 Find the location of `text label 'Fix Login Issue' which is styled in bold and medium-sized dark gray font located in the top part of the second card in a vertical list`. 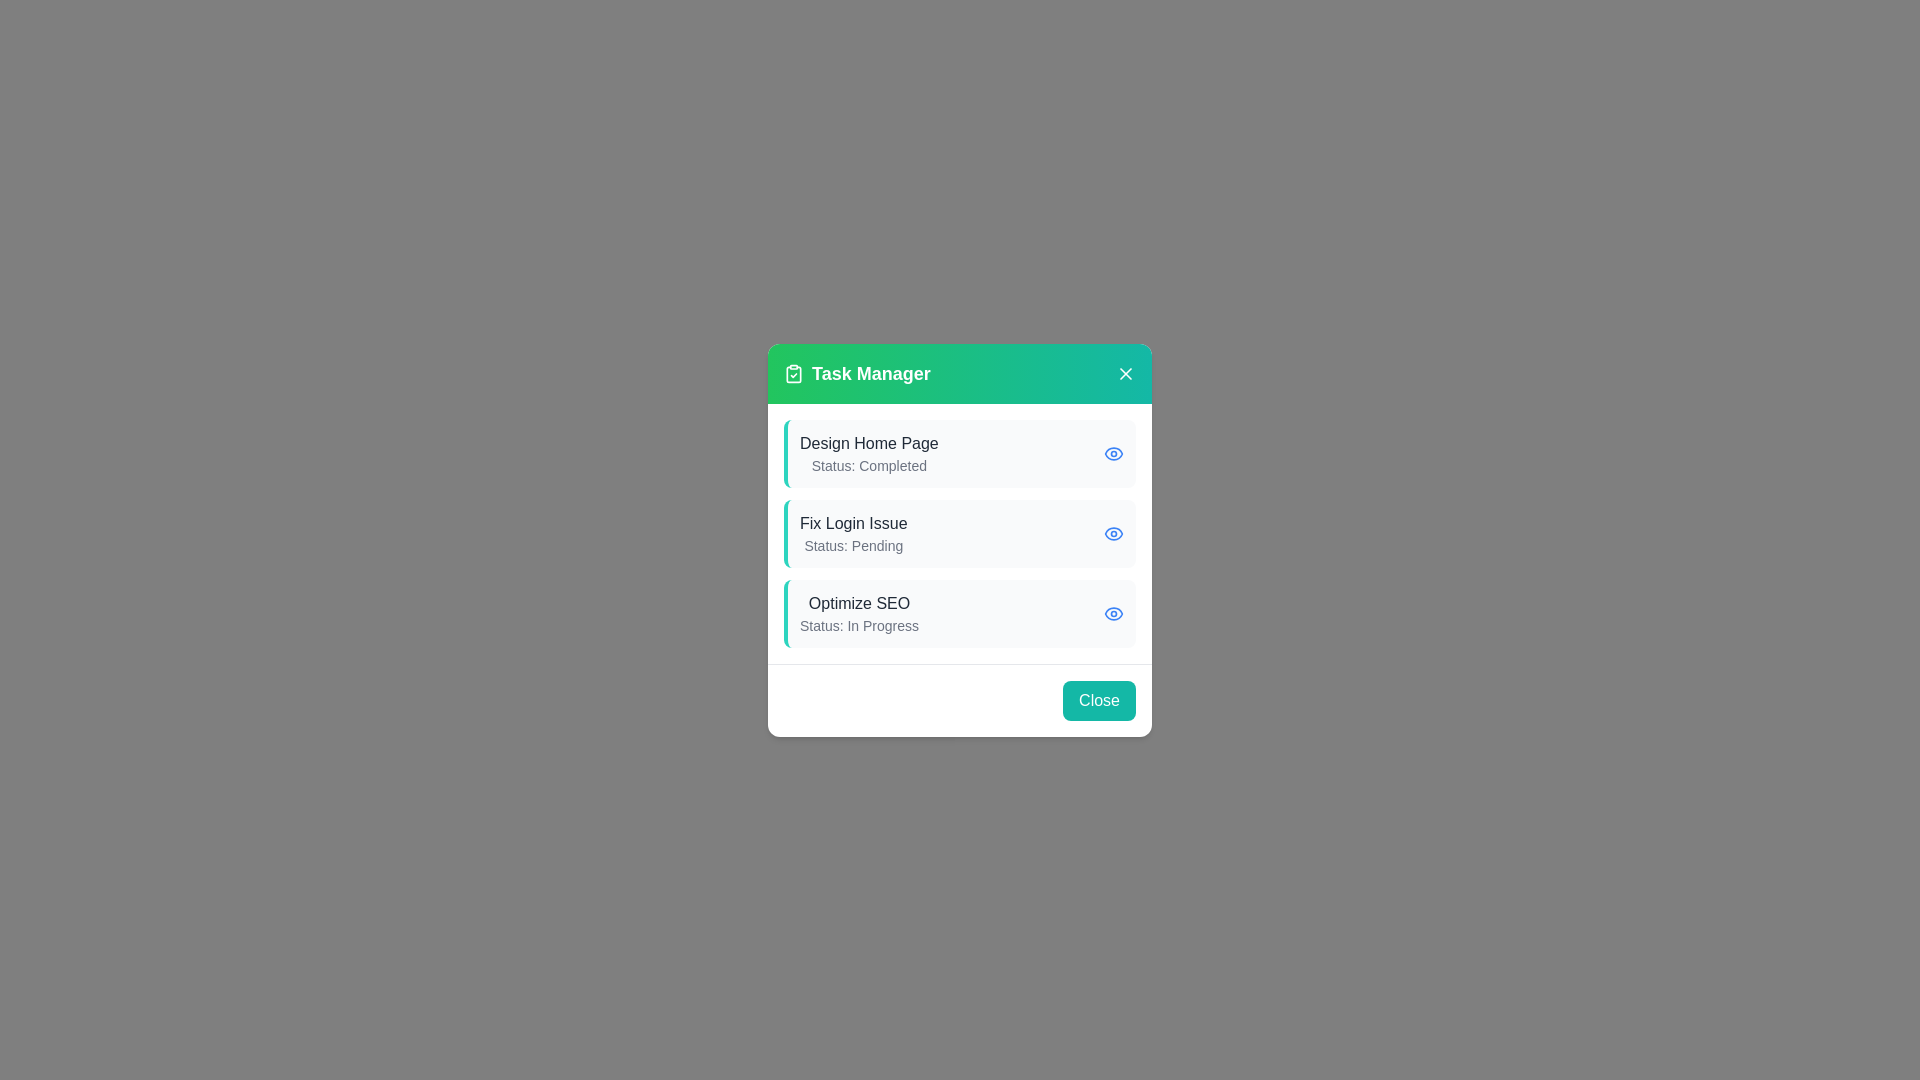

text label 'Fix Login Issue' which is styled in bold and medium-sized dark gray font located in the top part of the second card in a vertical list is located at coordinates (853, 522).